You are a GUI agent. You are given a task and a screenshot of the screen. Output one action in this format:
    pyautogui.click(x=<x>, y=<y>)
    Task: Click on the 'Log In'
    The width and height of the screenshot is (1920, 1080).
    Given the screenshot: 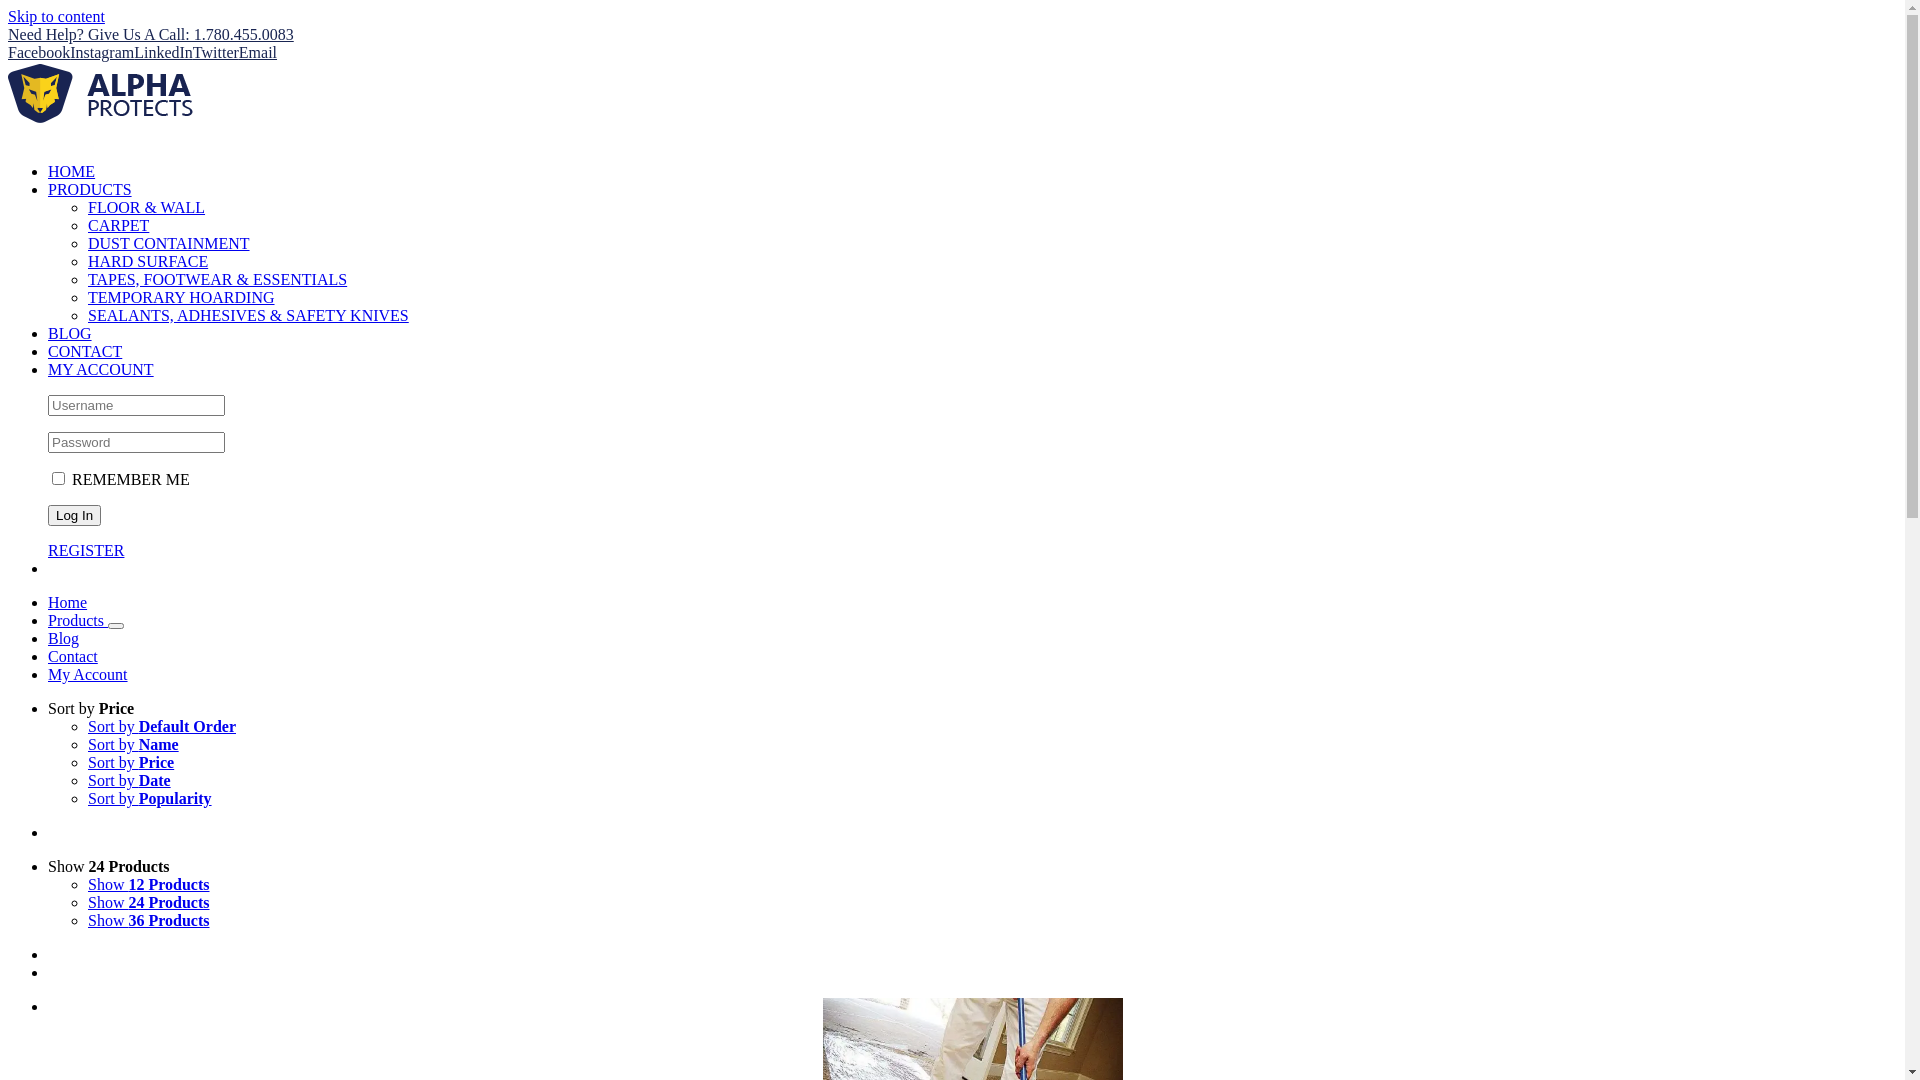 What is the action you would take?
    pyautogui.click(x=74, y=514)
    